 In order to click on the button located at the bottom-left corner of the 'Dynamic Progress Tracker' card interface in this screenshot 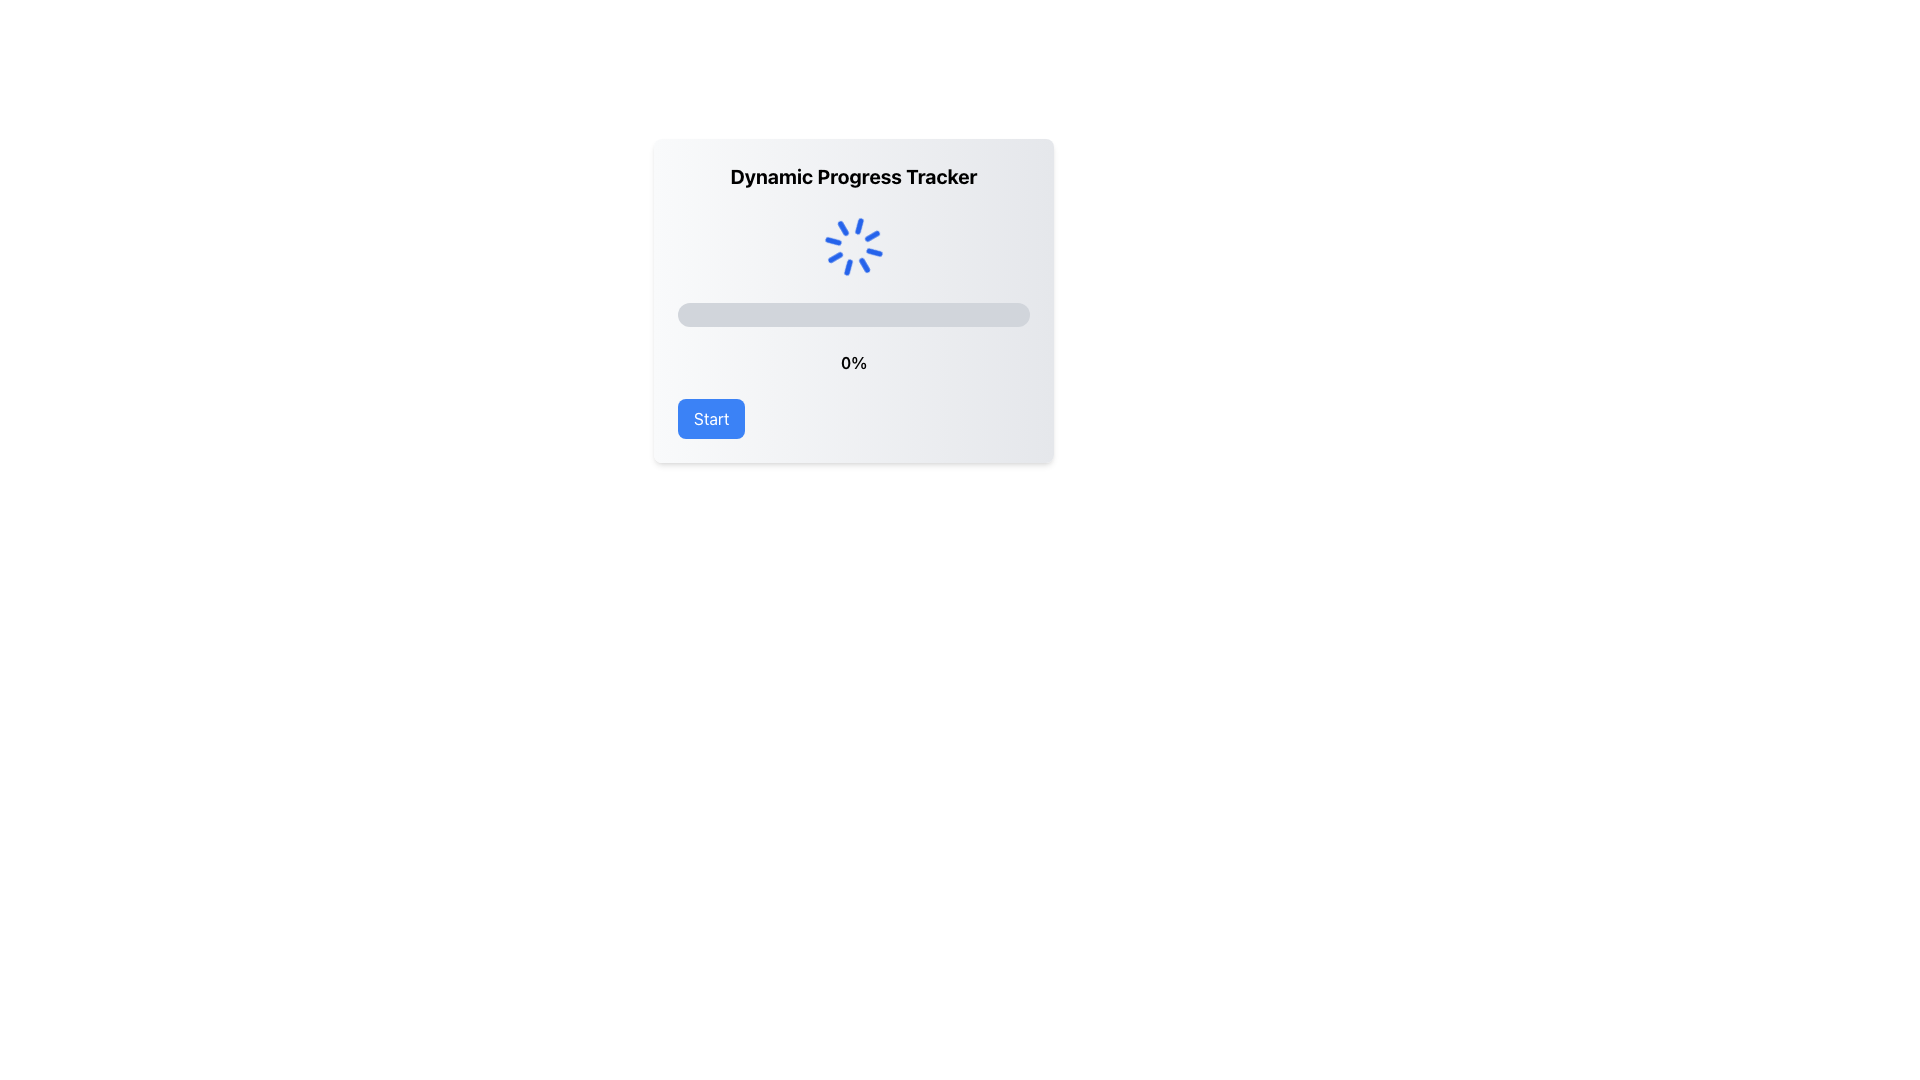, I will do `click(711, 418)`.